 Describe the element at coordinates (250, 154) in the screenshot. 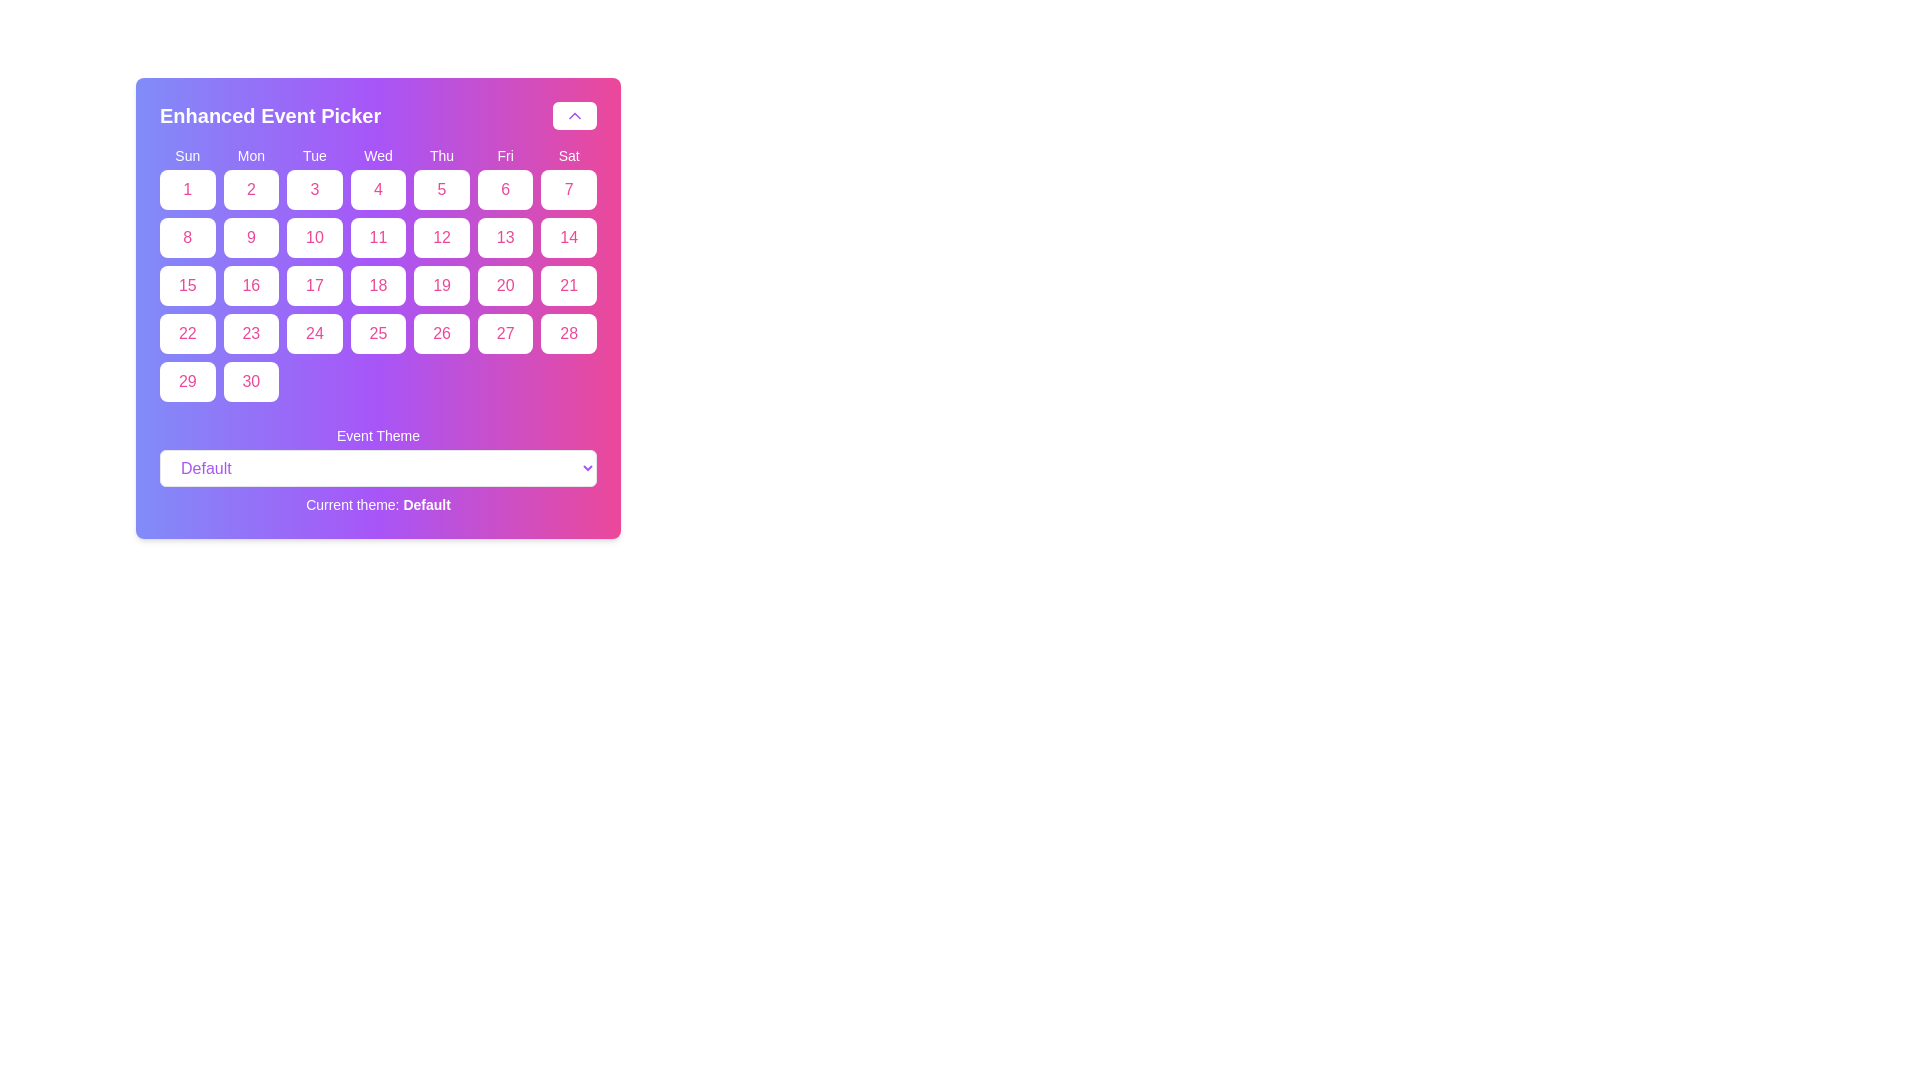

I see `text label 'Mon' which is styled in white on a purple background, positioned as the second element in a row of days of the week at the top of the calendar interface` at that location.